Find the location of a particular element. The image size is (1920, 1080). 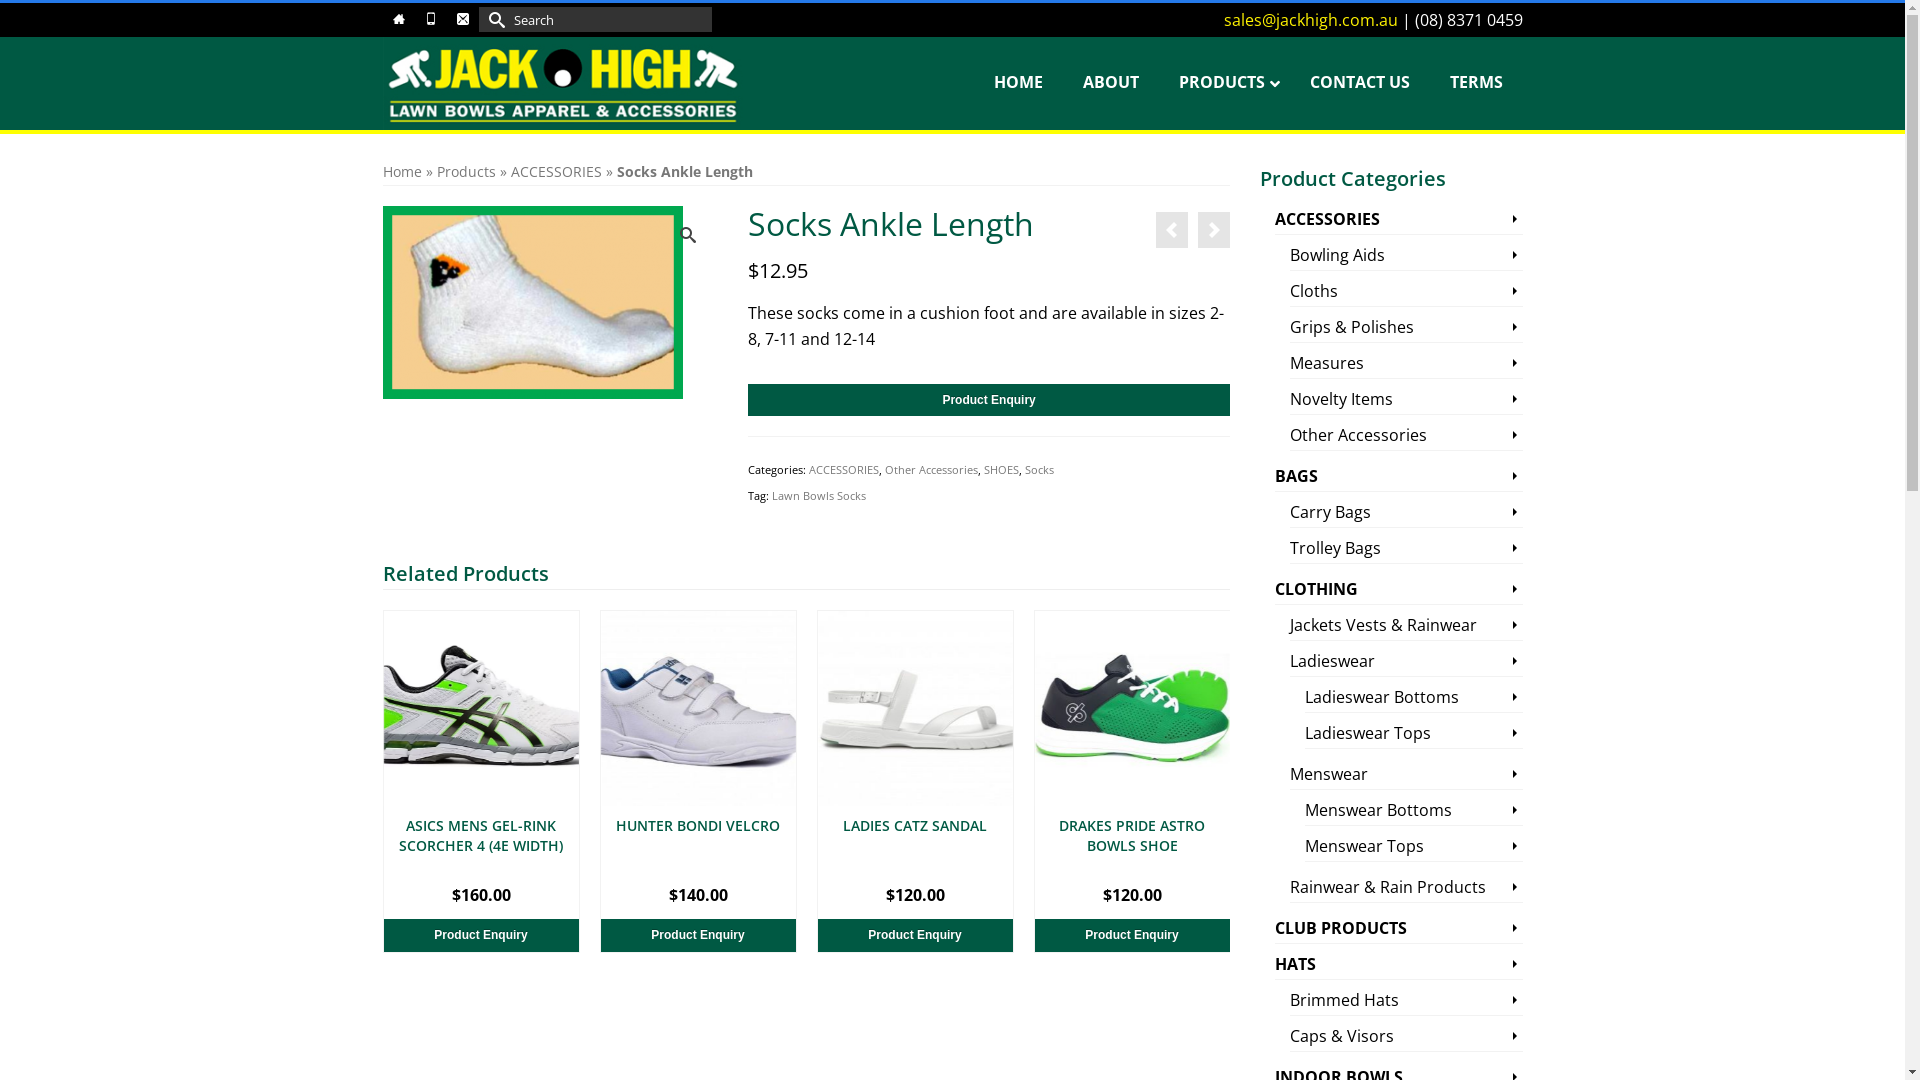

'Bowling Aids' is located at coordinates (1405, 254).